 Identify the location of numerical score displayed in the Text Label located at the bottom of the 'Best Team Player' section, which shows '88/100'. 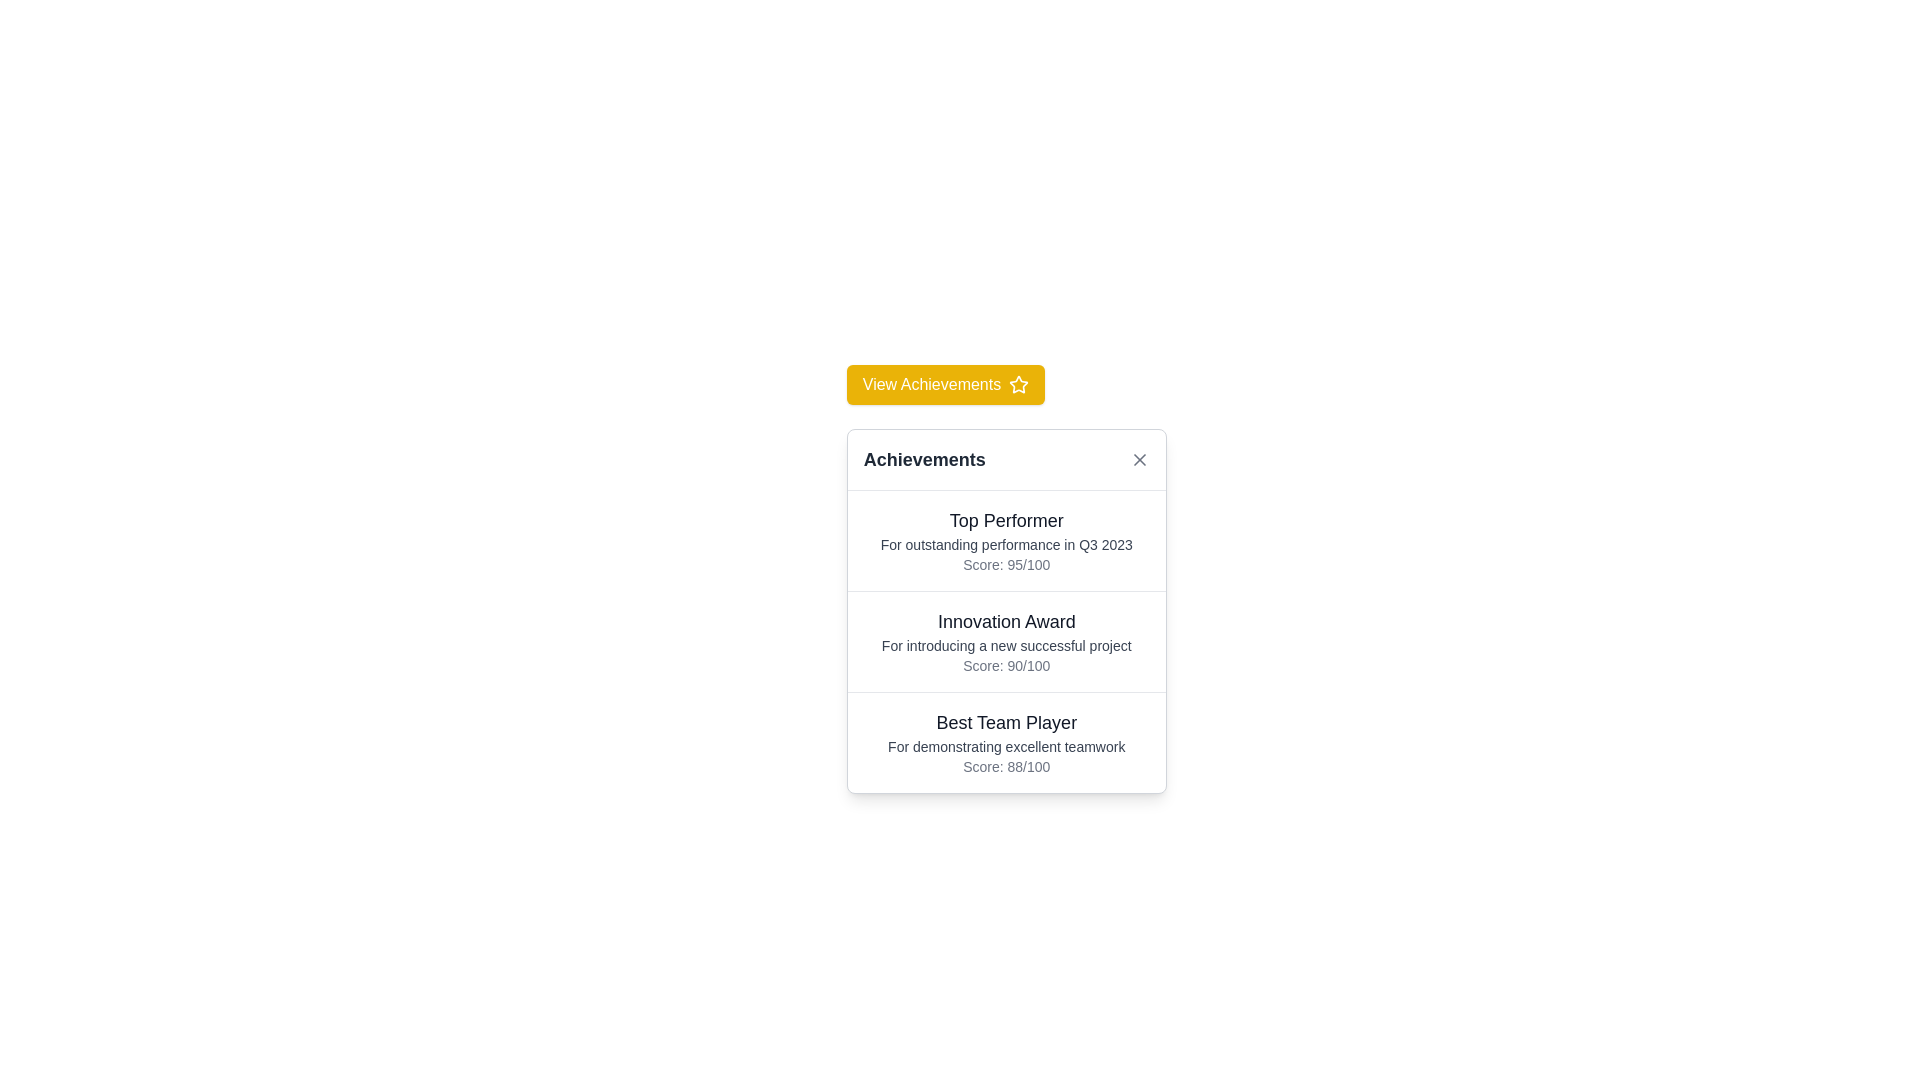
(1006, 766).